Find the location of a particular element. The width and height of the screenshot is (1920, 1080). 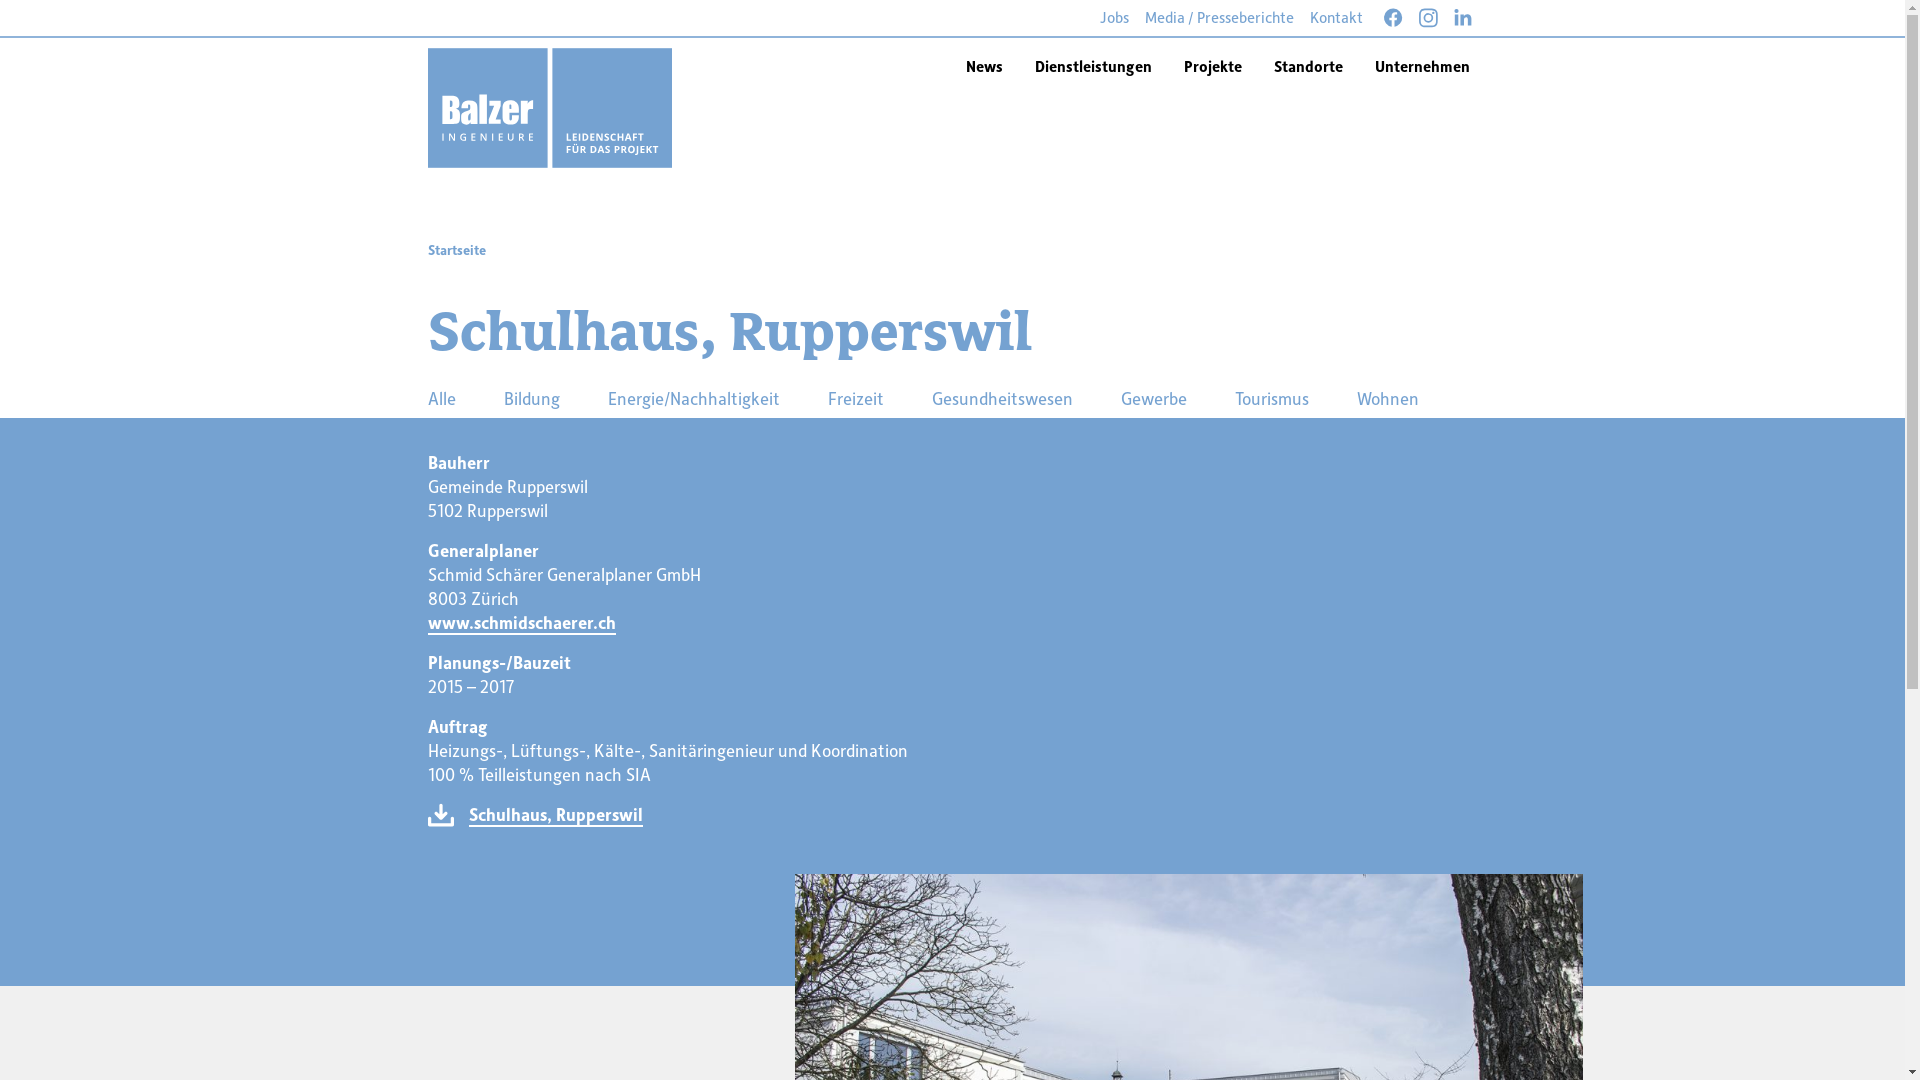

'www.schmidschaerer.ch' is located at coordinates (522, 622).